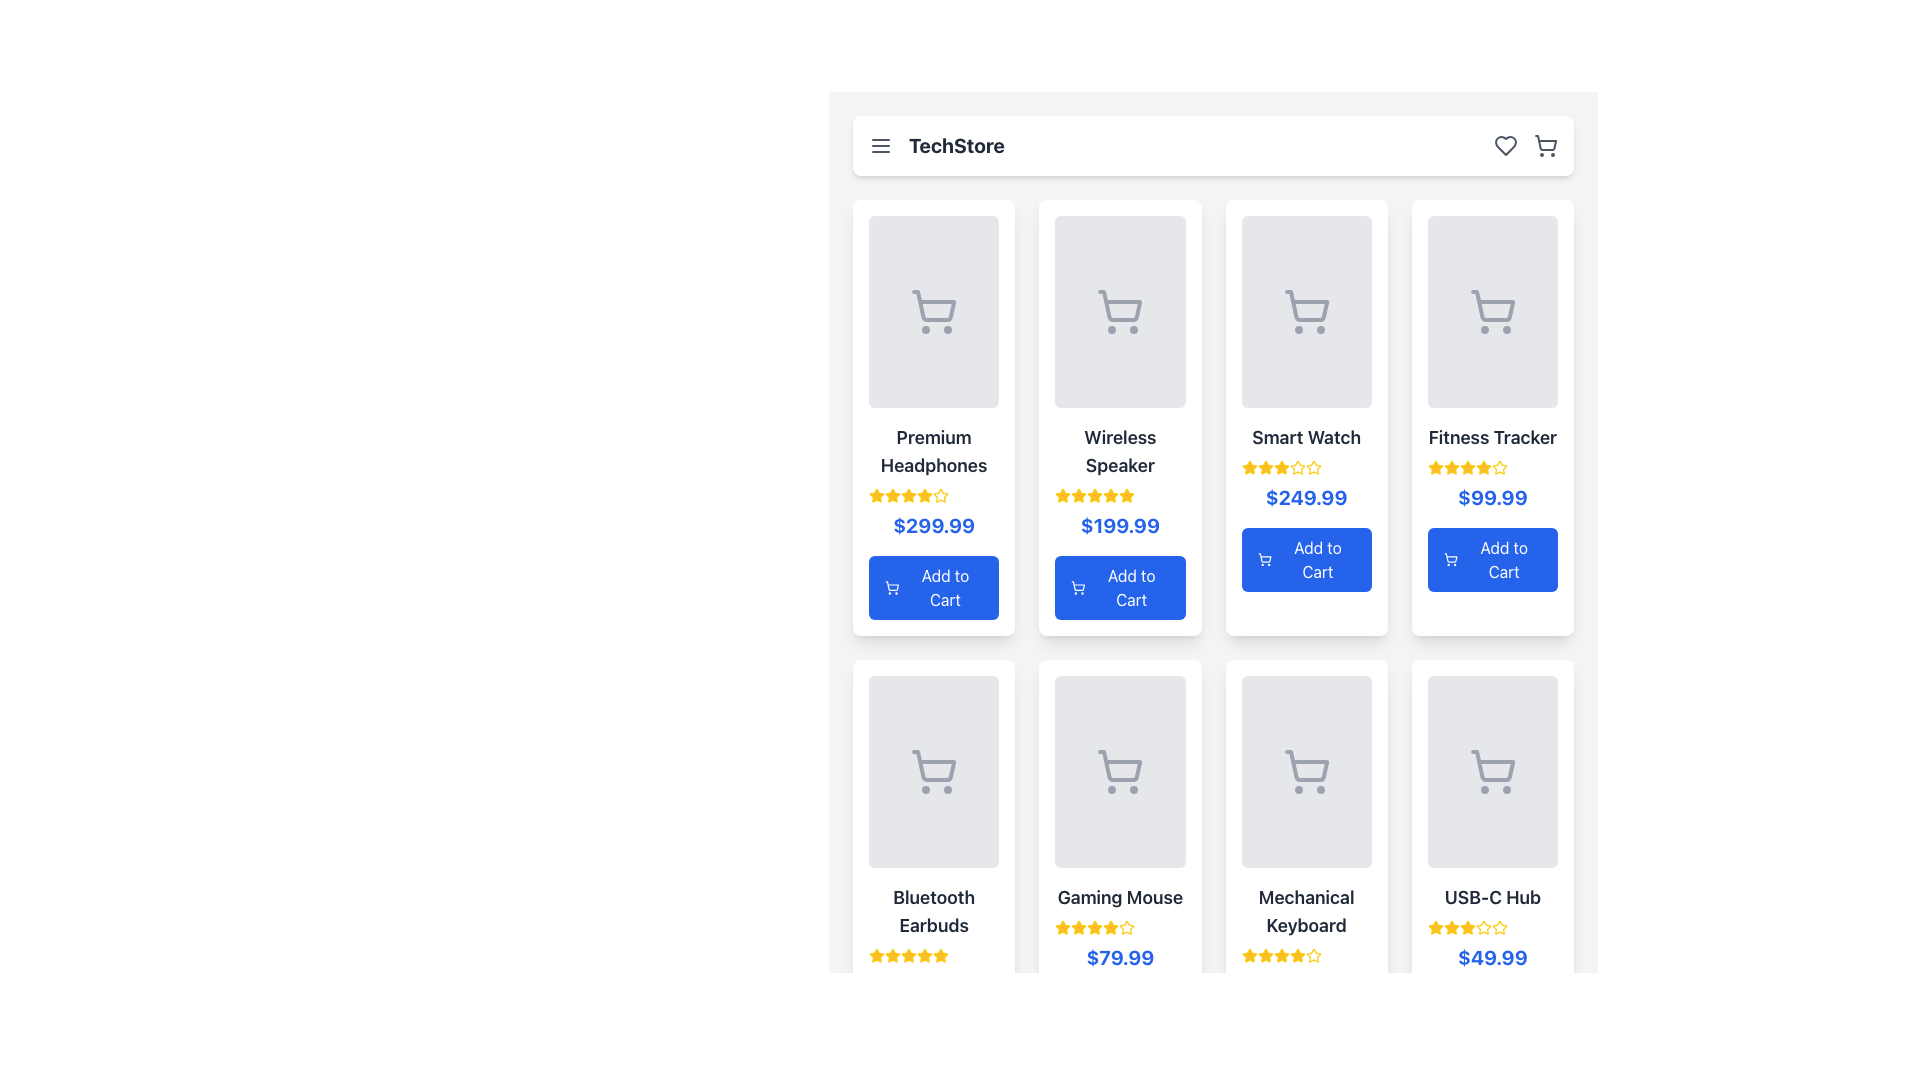  What do you see at coordinates (1077, 586) in the screenshot?
I see `the shopping cart icon embedded within the 'Add to Cart' button for the 'Wireless Speaker' product, located in the second column of the grid in the first row` at bounding box center [1077, 586].